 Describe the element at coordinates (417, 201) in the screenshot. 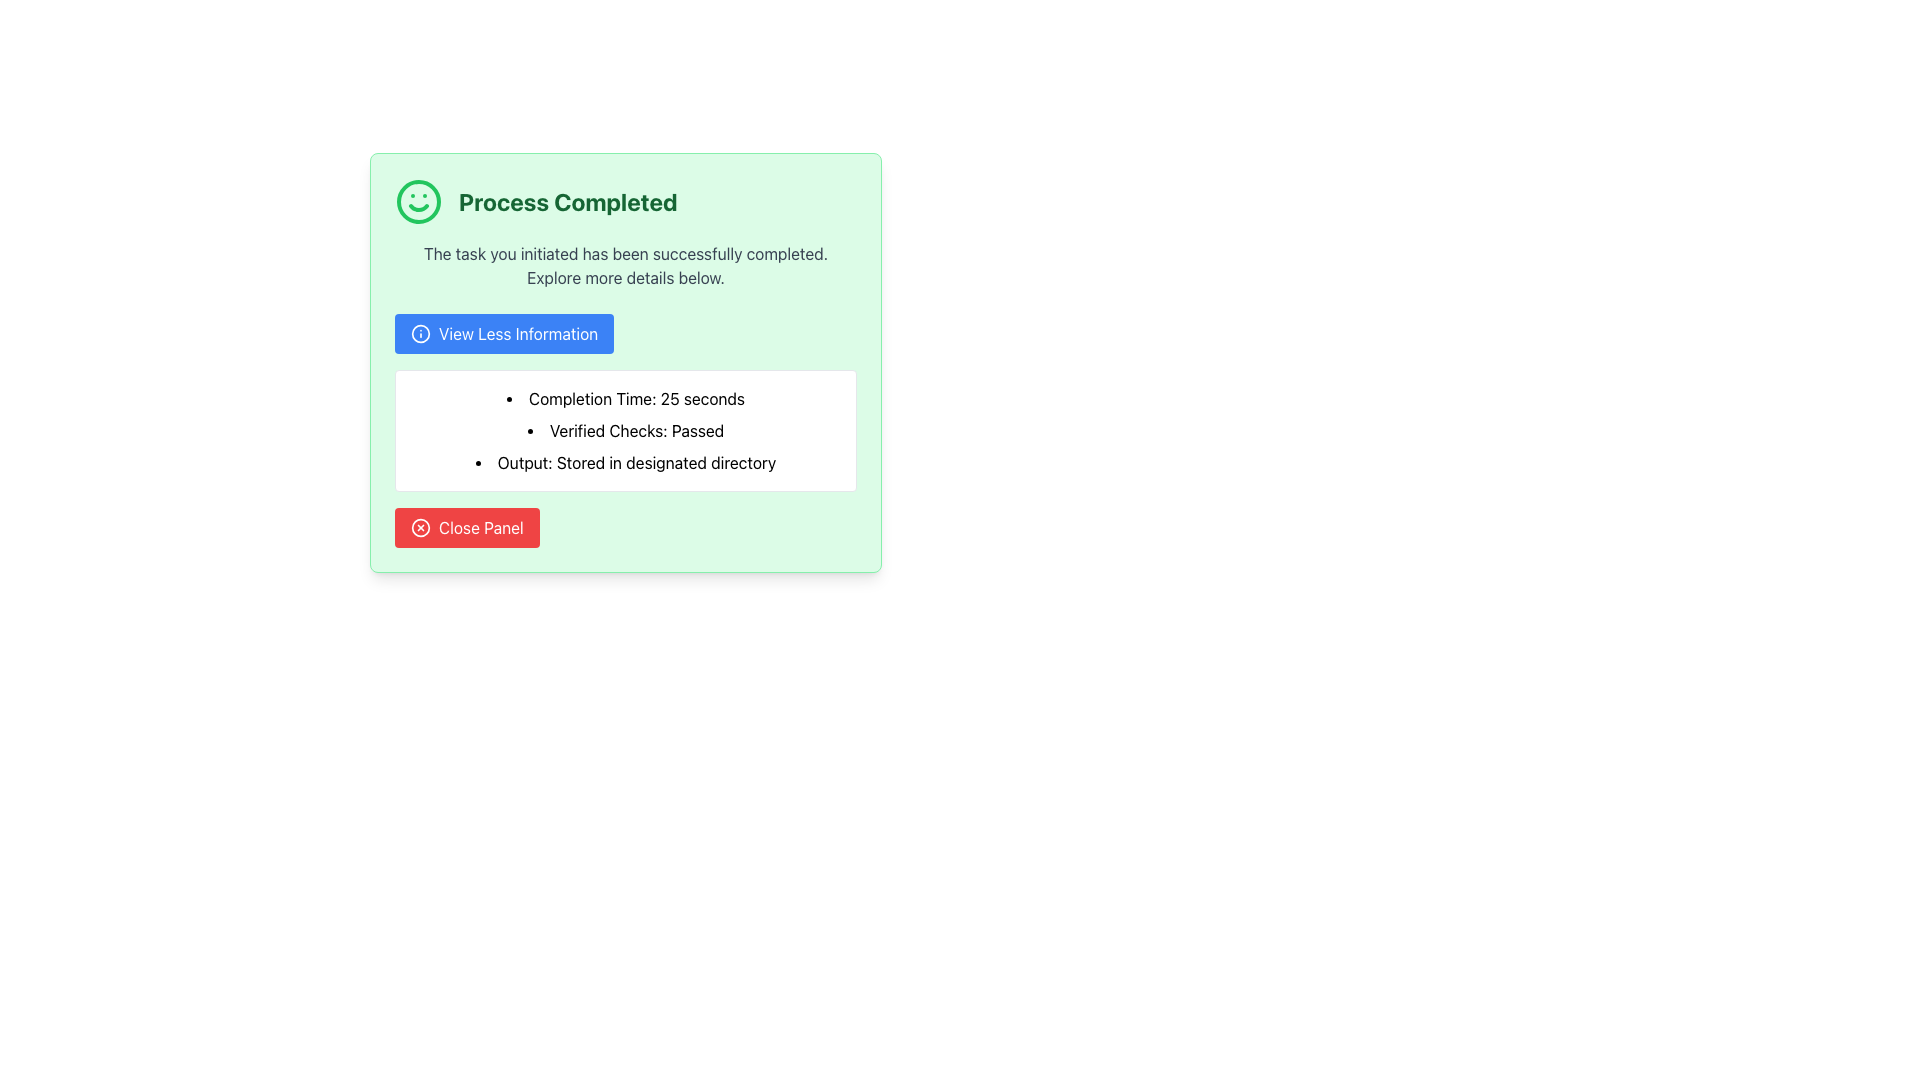

I see `the completion icon located to the left of the bold text 'Process Completed' in the header section of the message box` at that location.